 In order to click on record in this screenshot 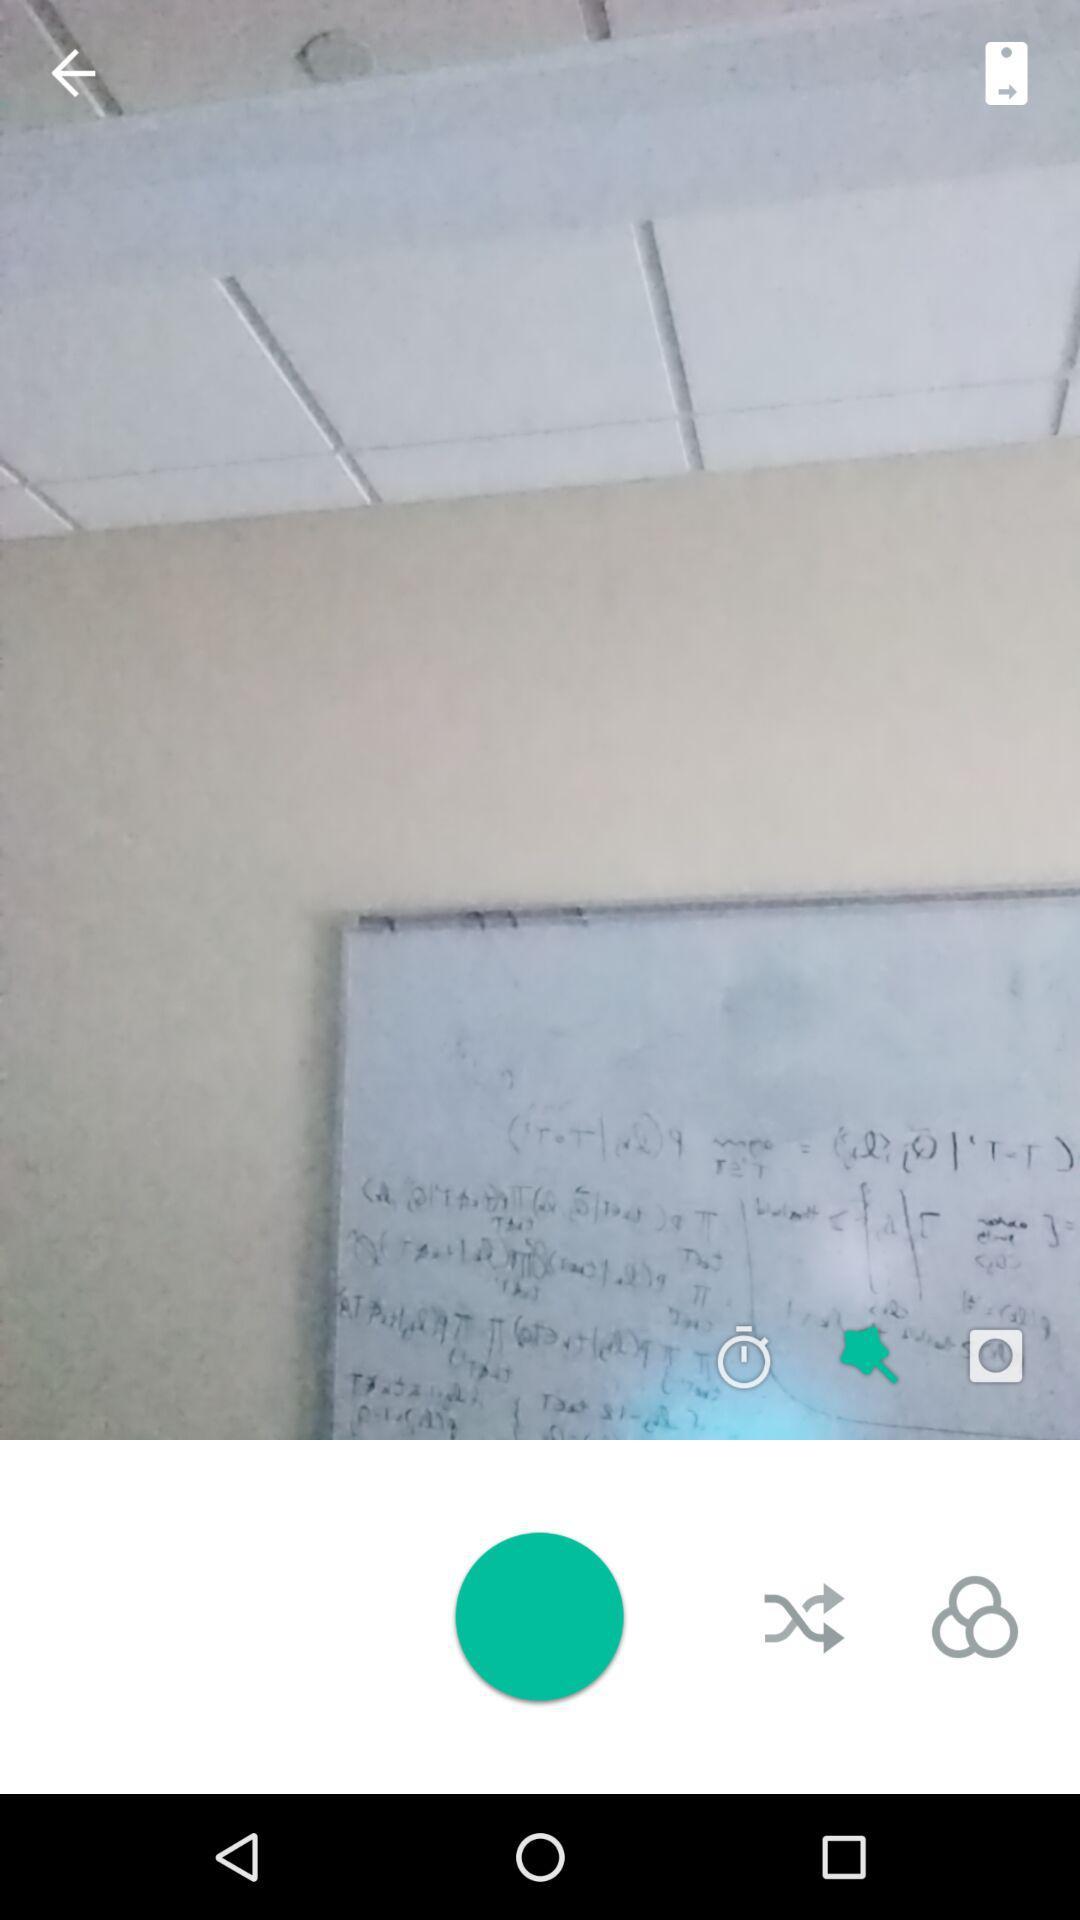, I will do `click(538, 1616)`.